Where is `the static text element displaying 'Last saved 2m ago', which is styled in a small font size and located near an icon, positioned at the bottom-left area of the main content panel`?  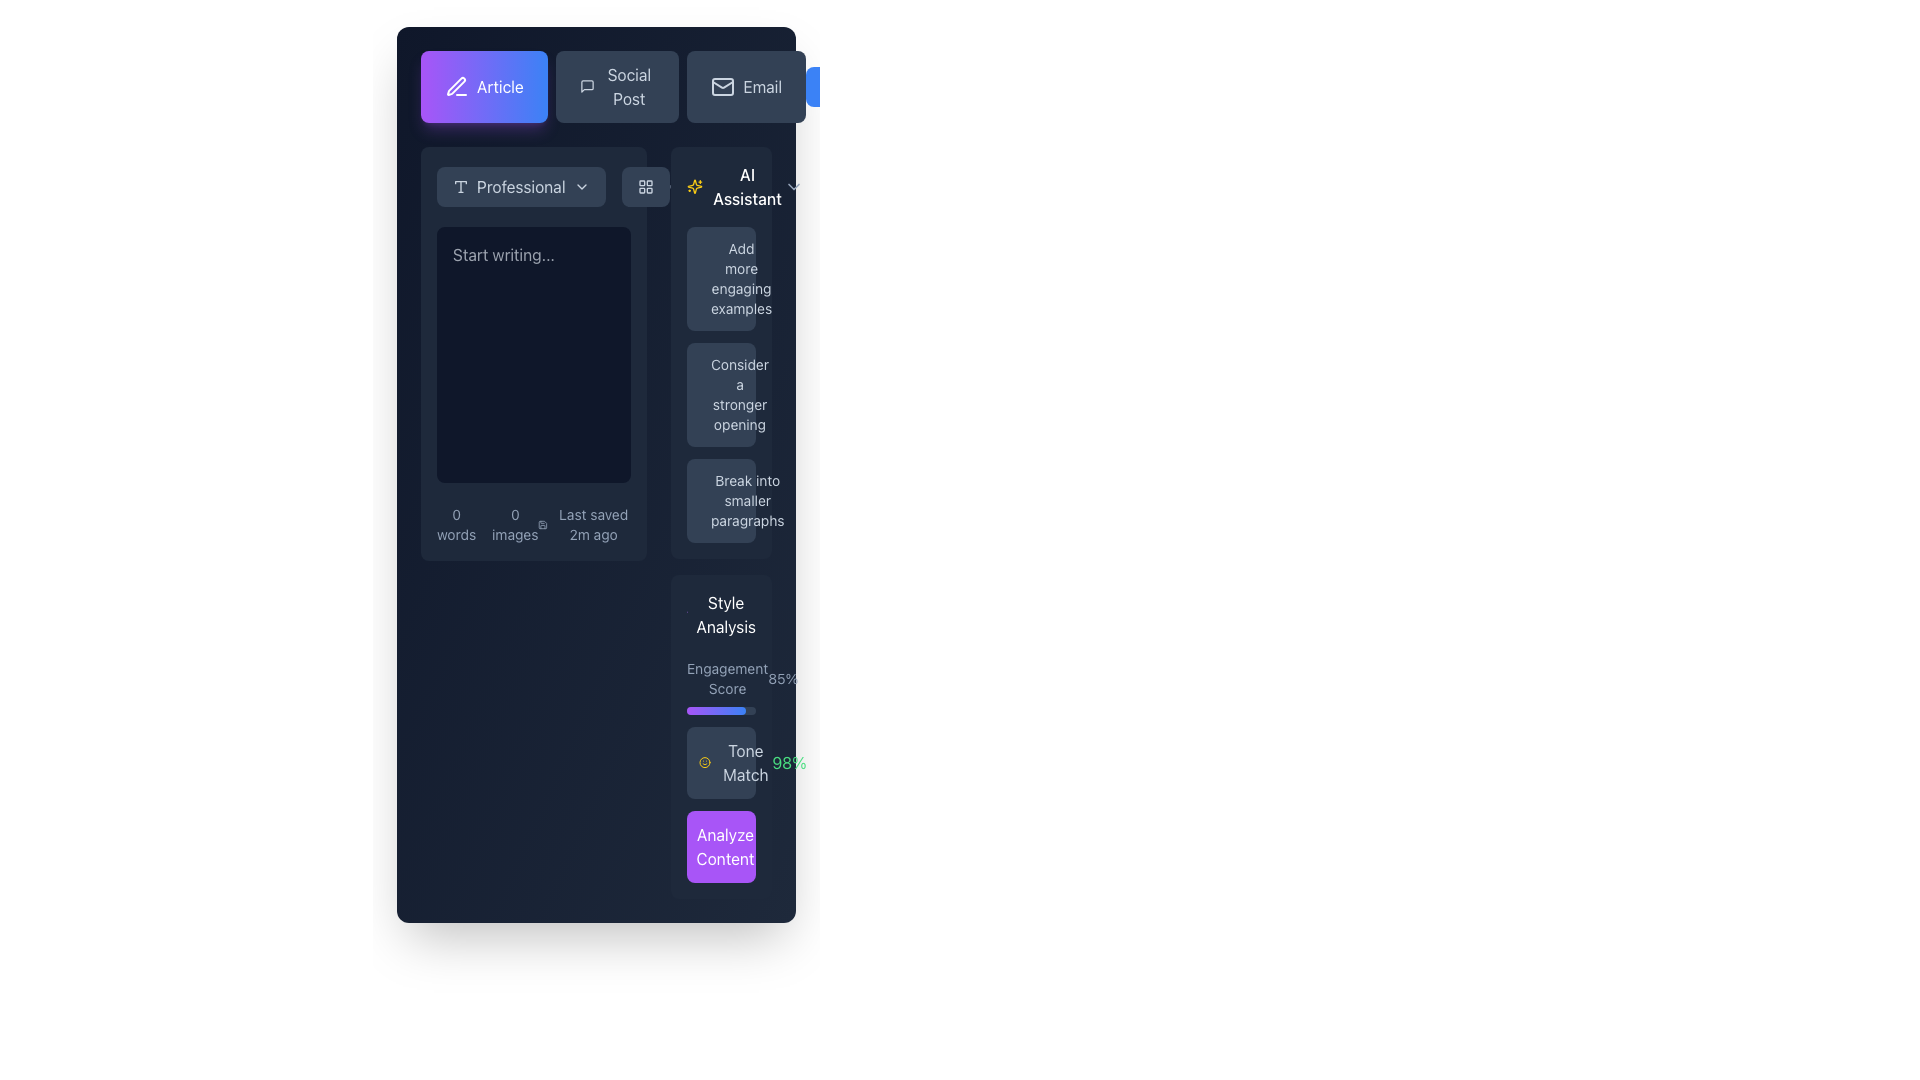 the static text element displaying 'Last saved 2m ago', which is styled in a small font size and located near an icon, positioned at the bottom-left area of the main content panel is located at coordinates (583, 523).